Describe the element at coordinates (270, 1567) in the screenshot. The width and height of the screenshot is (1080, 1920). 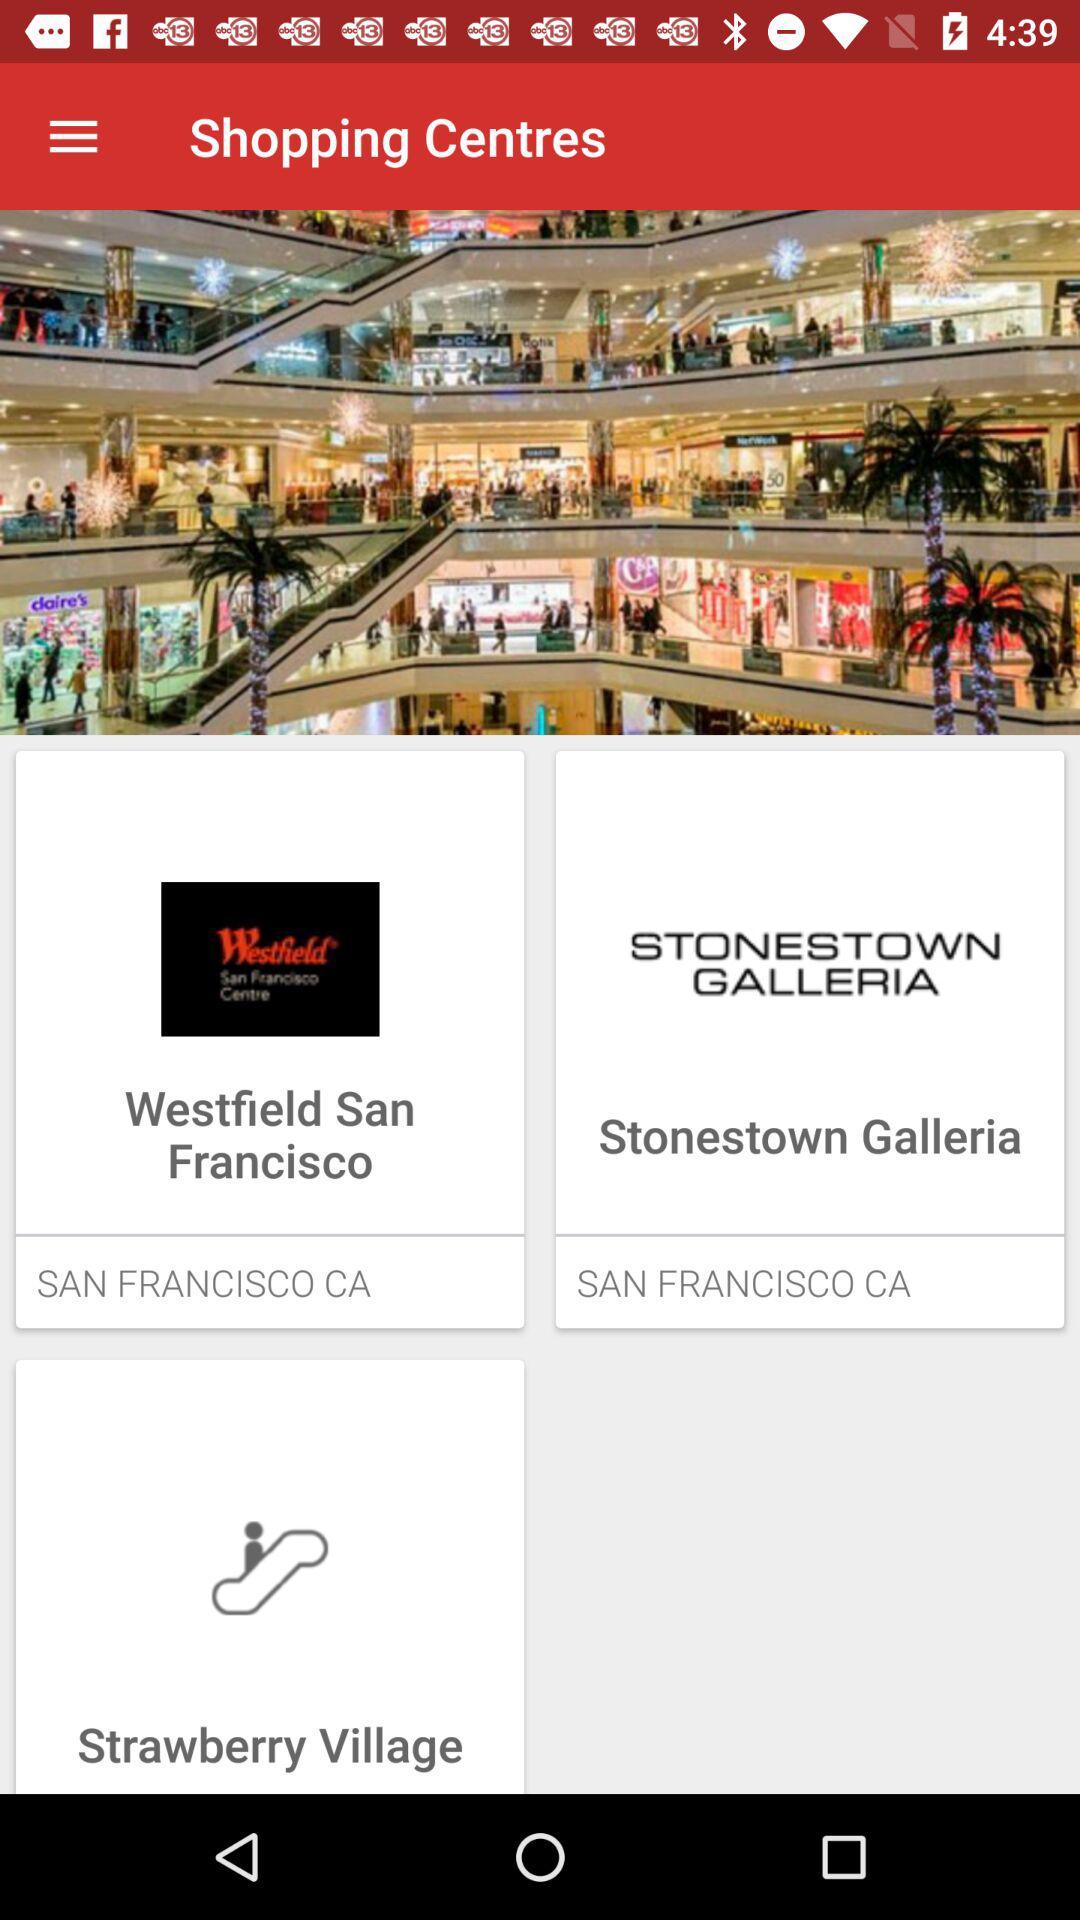
I see `the image above the button strawberry village on the web page` at that location.